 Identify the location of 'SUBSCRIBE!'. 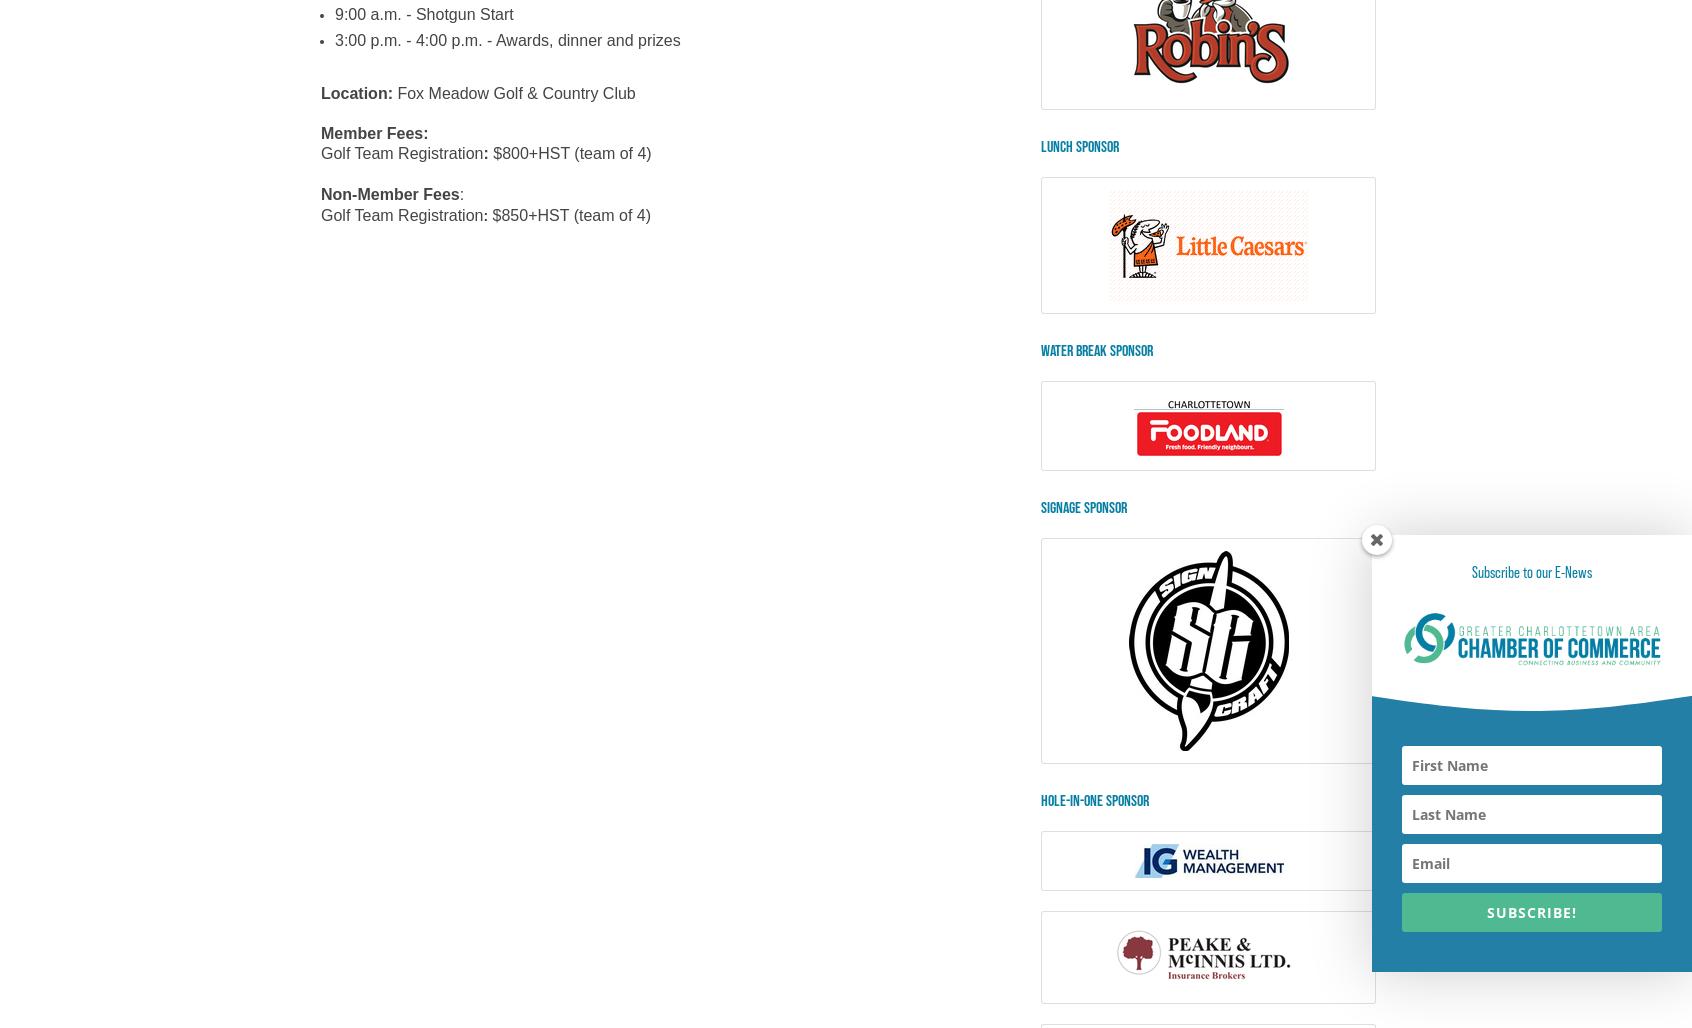
(1531, 912).